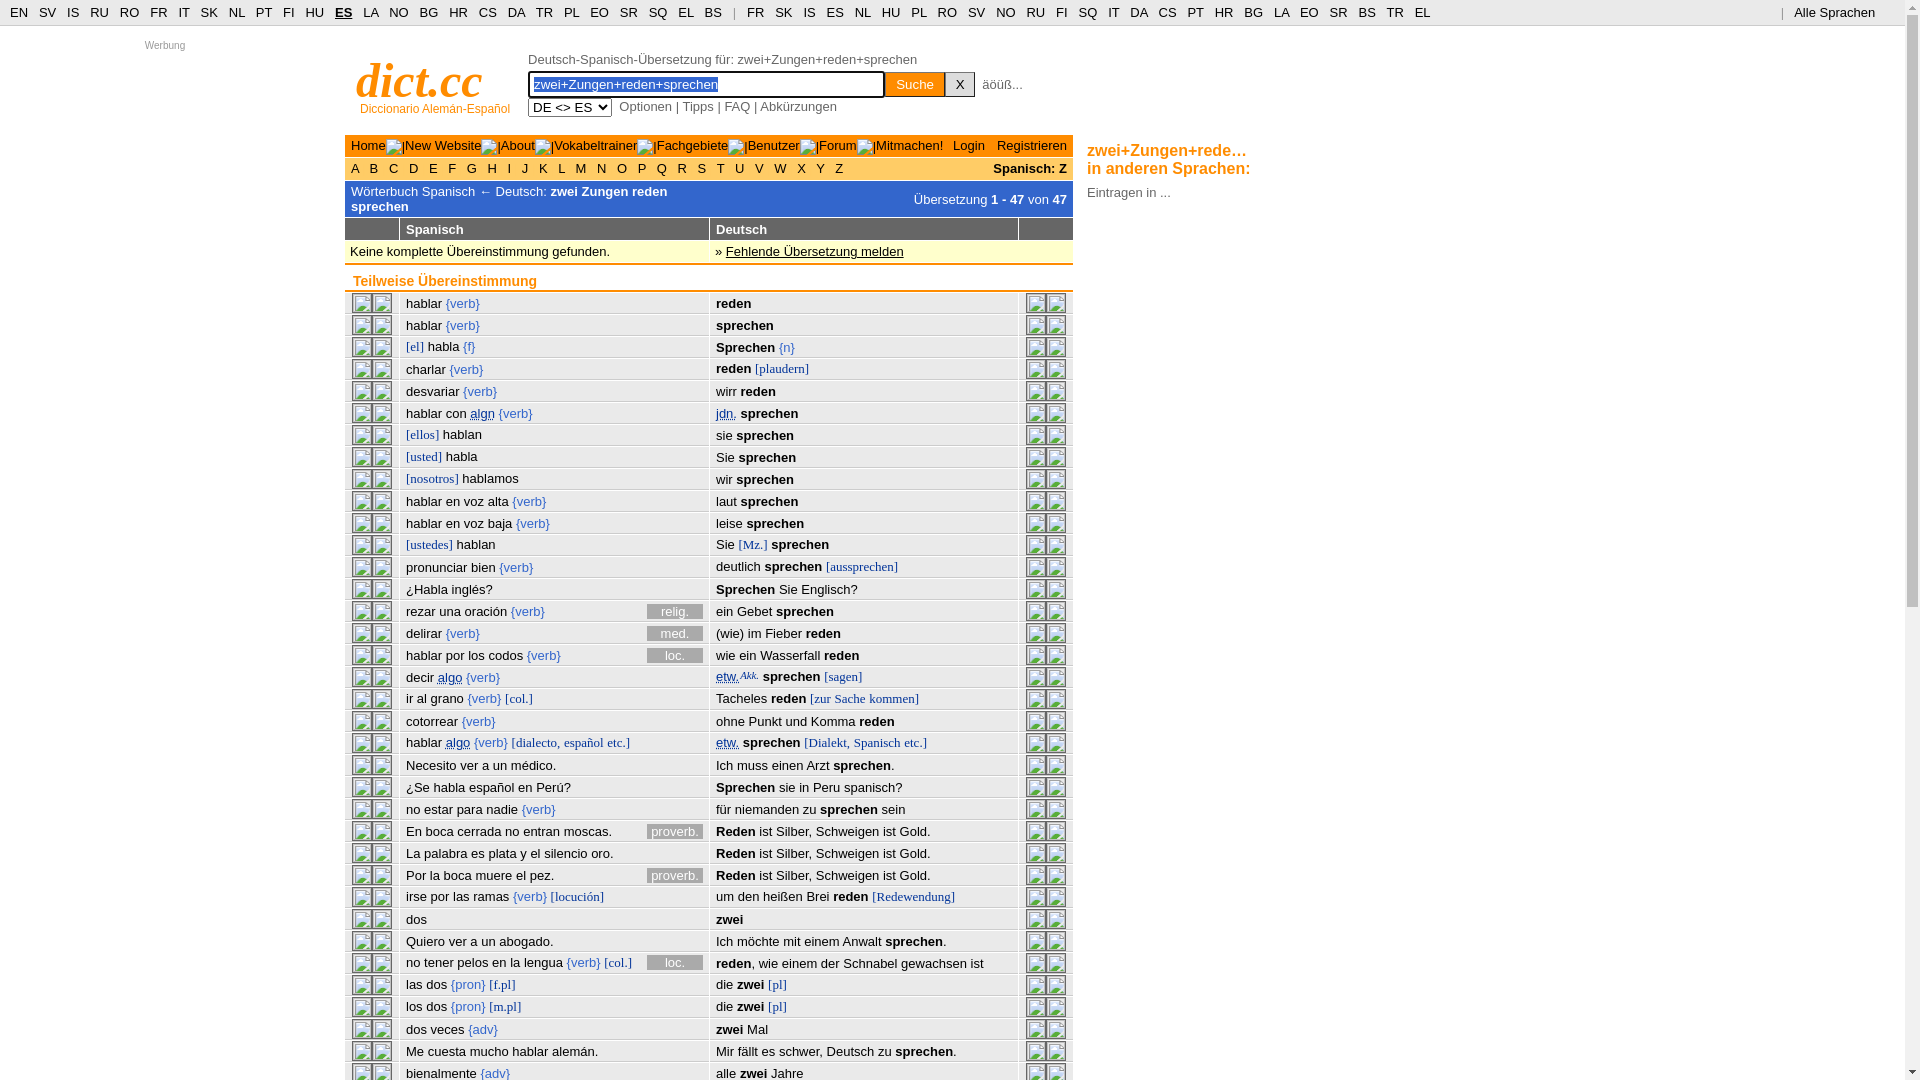  Describe the element at coordinates (782, 633) in the screenshot. I see `'Fieber'` at that location.